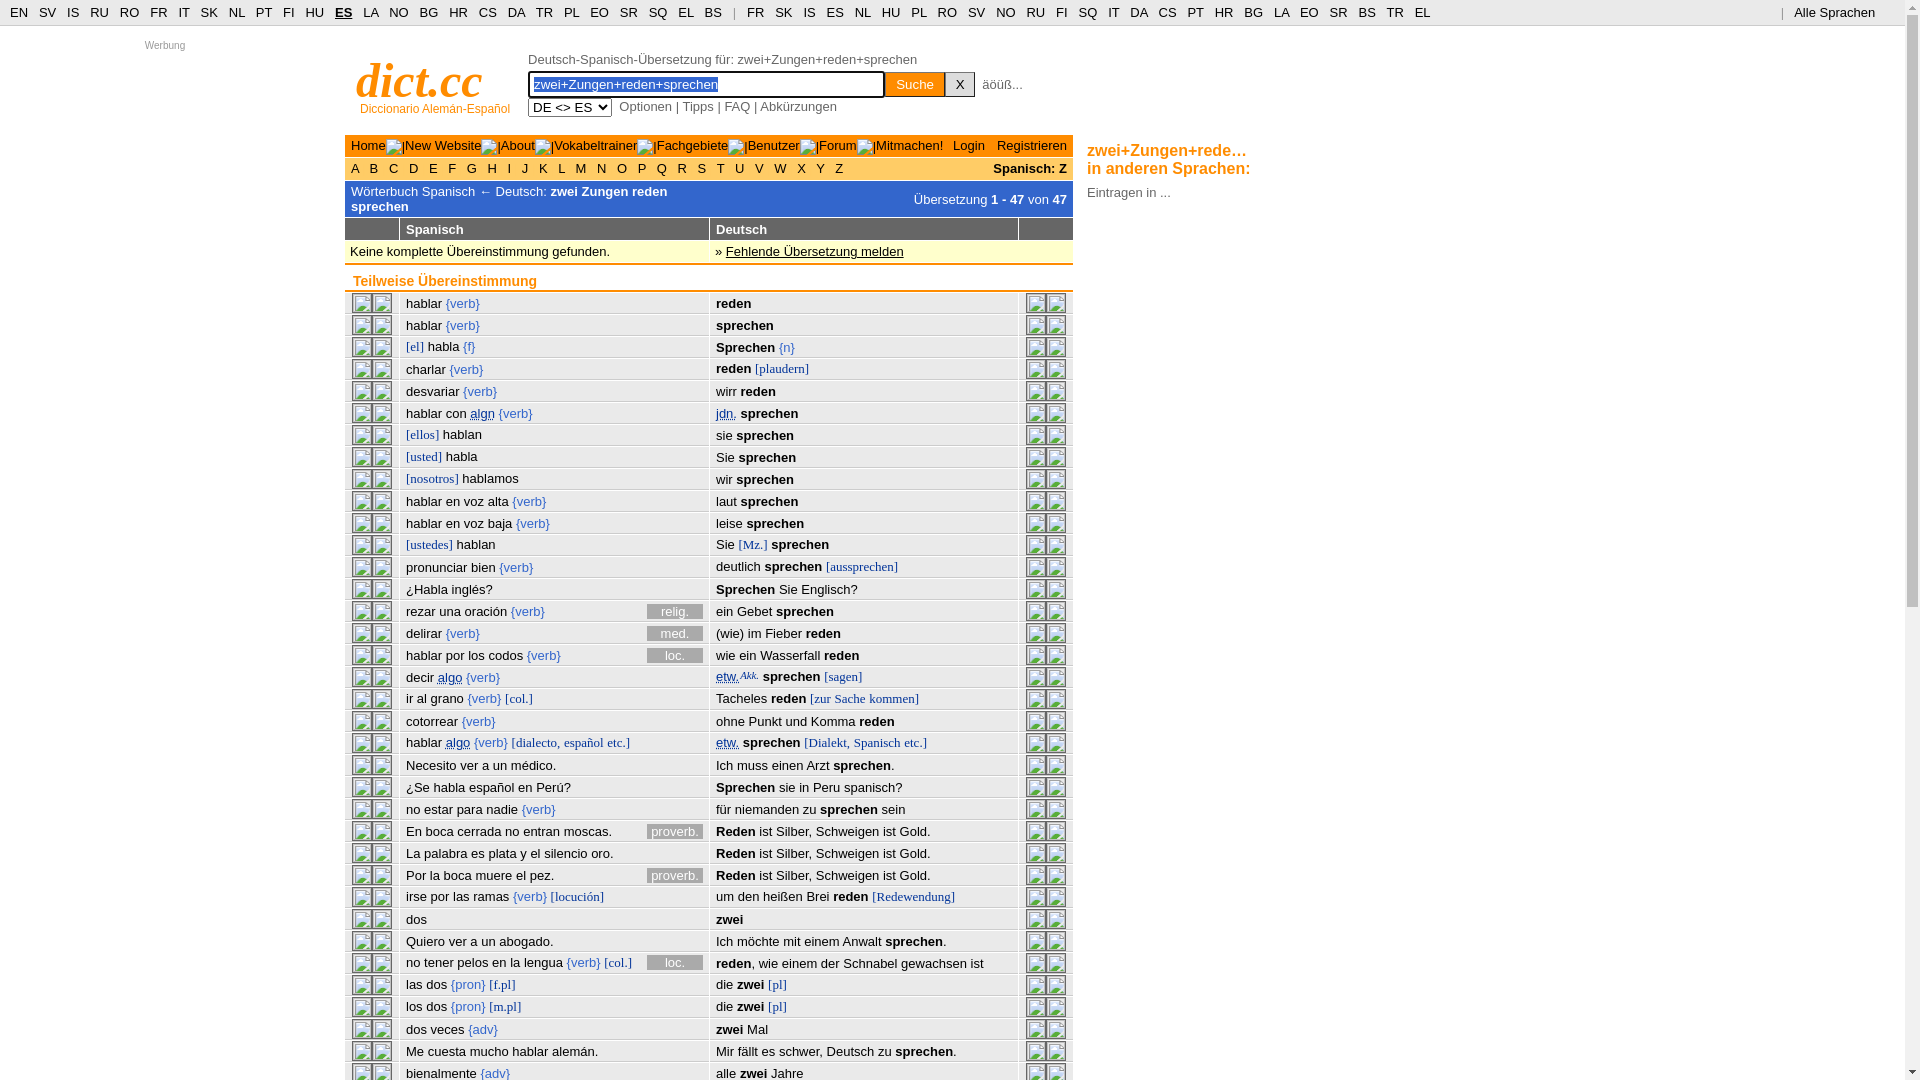  Describe the element at coordinates (782, 633) in the screenshot. I see `'Fieber'` at that location.